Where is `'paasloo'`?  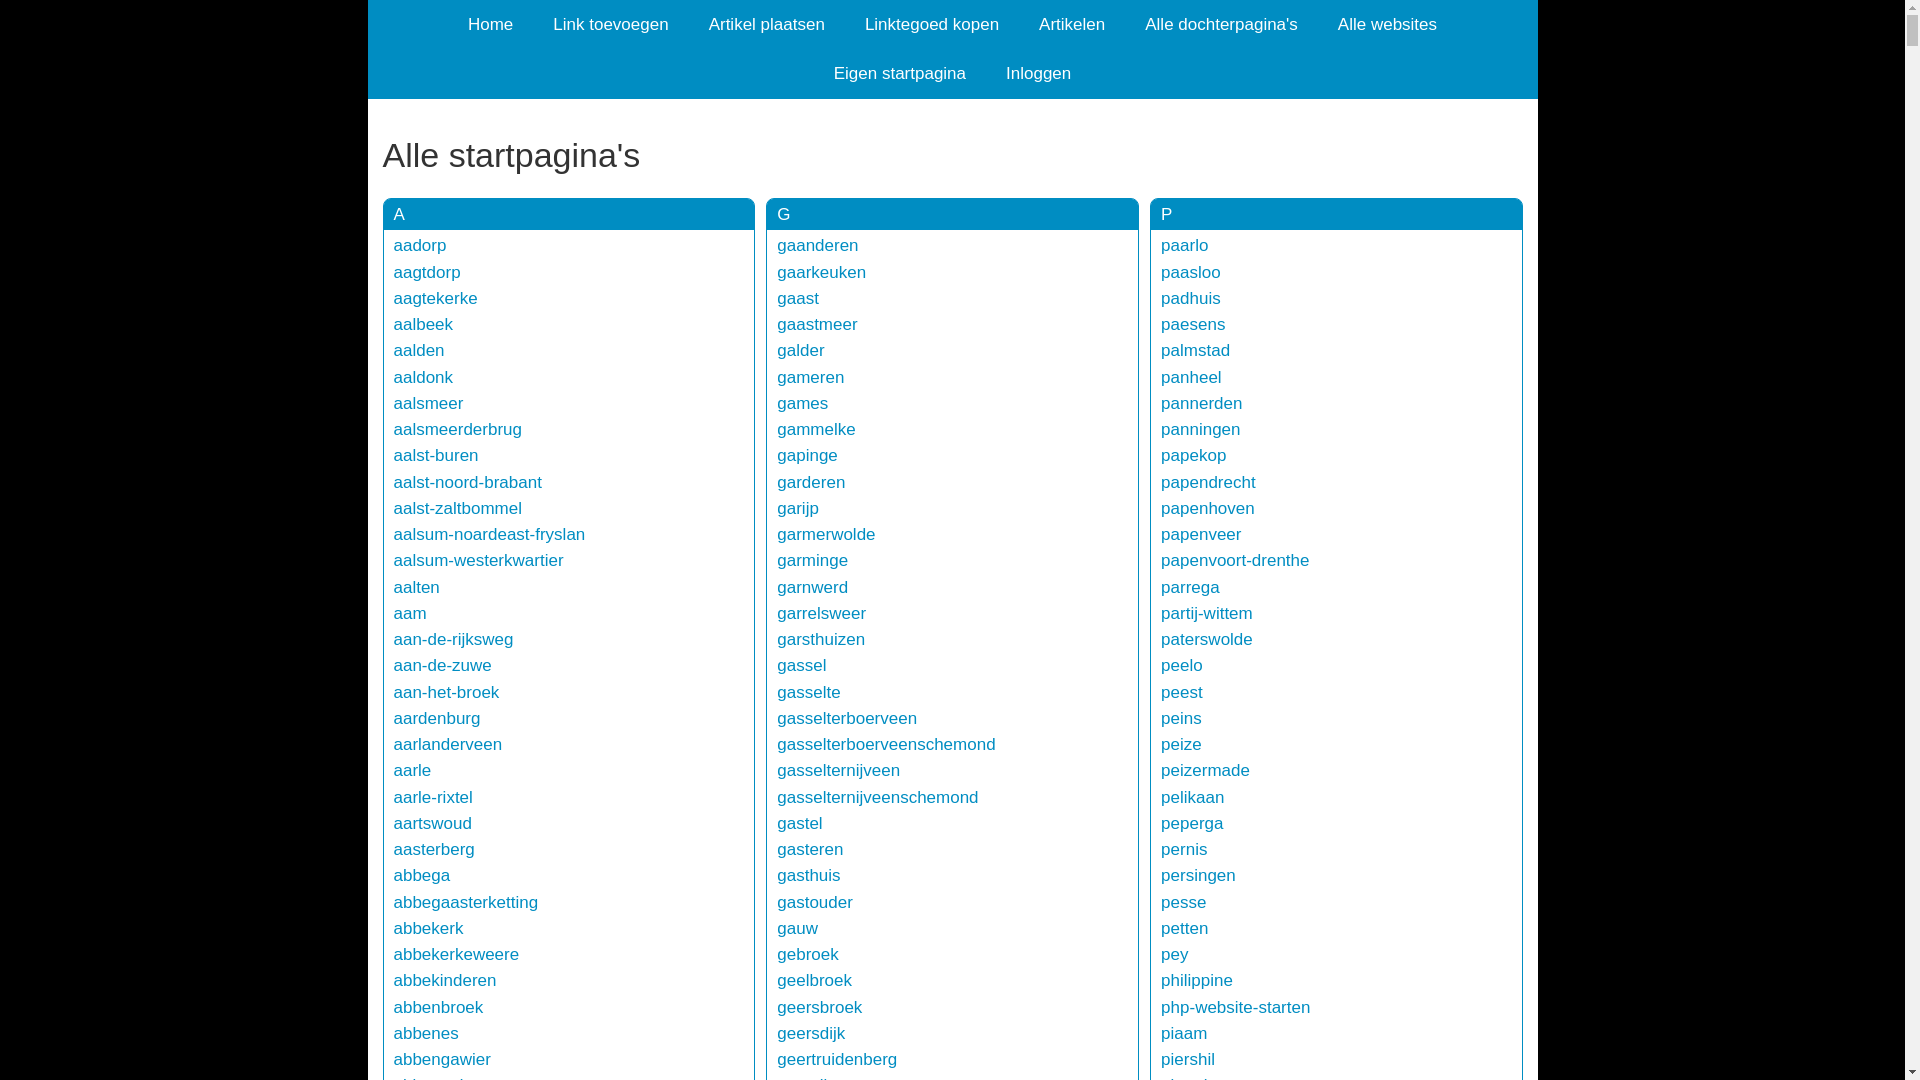 'paasloo' is located at coordinates (1161, 272).